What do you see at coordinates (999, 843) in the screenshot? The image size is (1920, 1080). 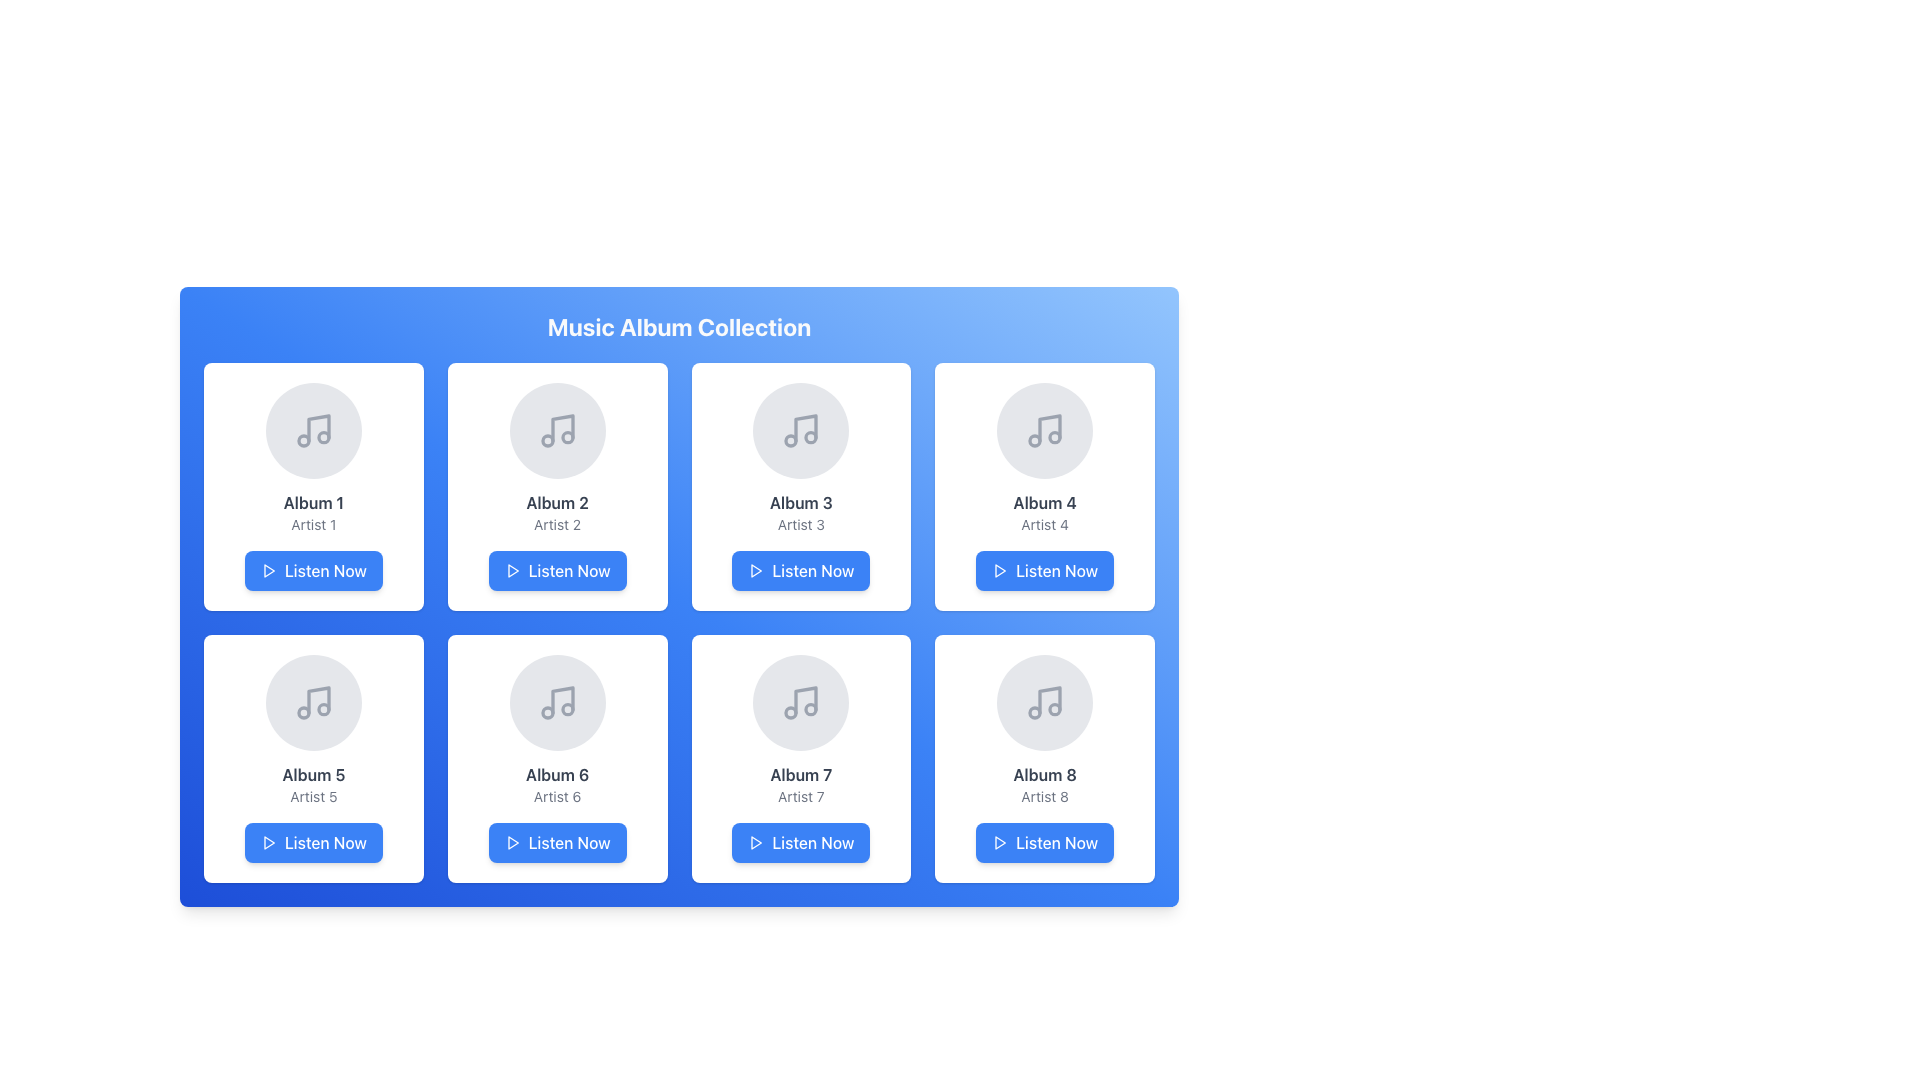 I see `the blue play icon located at the far left of the 'Listen Now' button under 'Album 8, Artist 8'` at bounding box center [999, 843].